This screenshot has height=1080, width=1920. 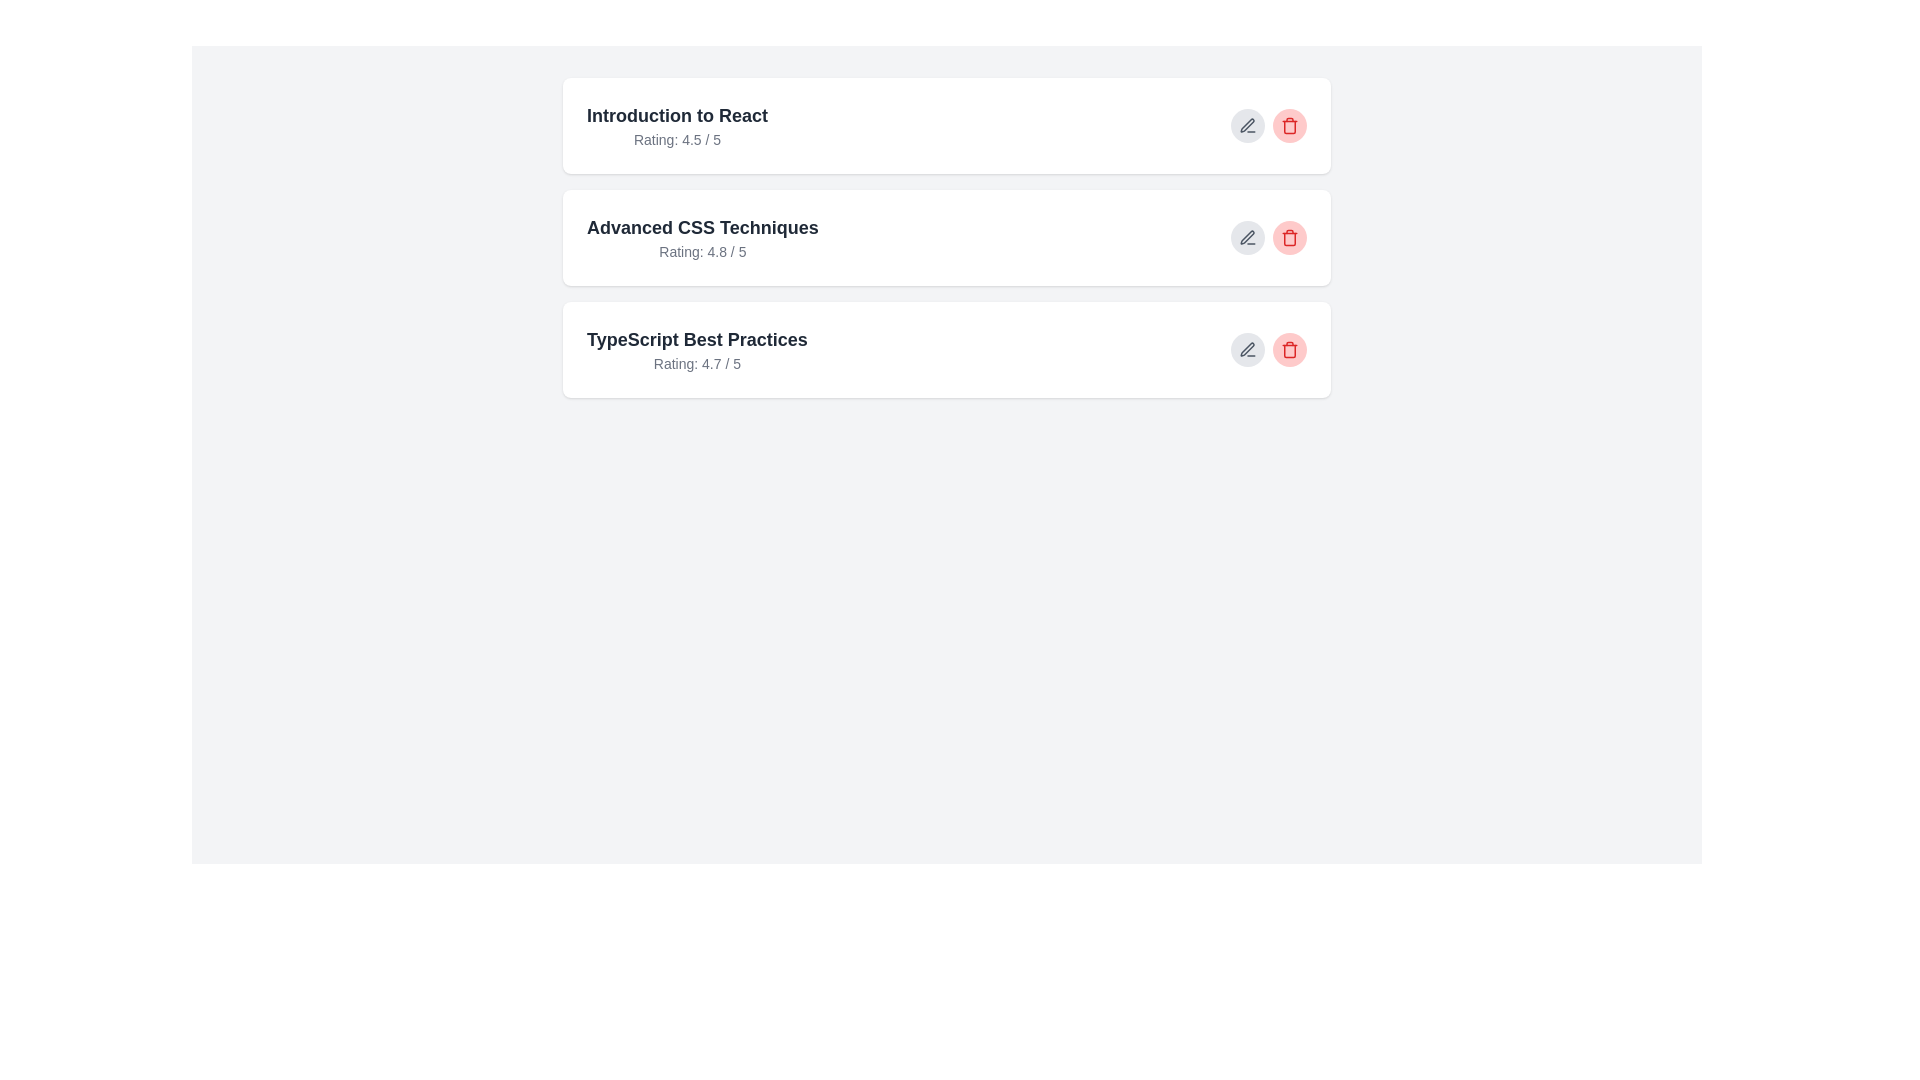 I want to click on the delete button located in the top-right corner of its respective list item, so click(x=1290, y=349).